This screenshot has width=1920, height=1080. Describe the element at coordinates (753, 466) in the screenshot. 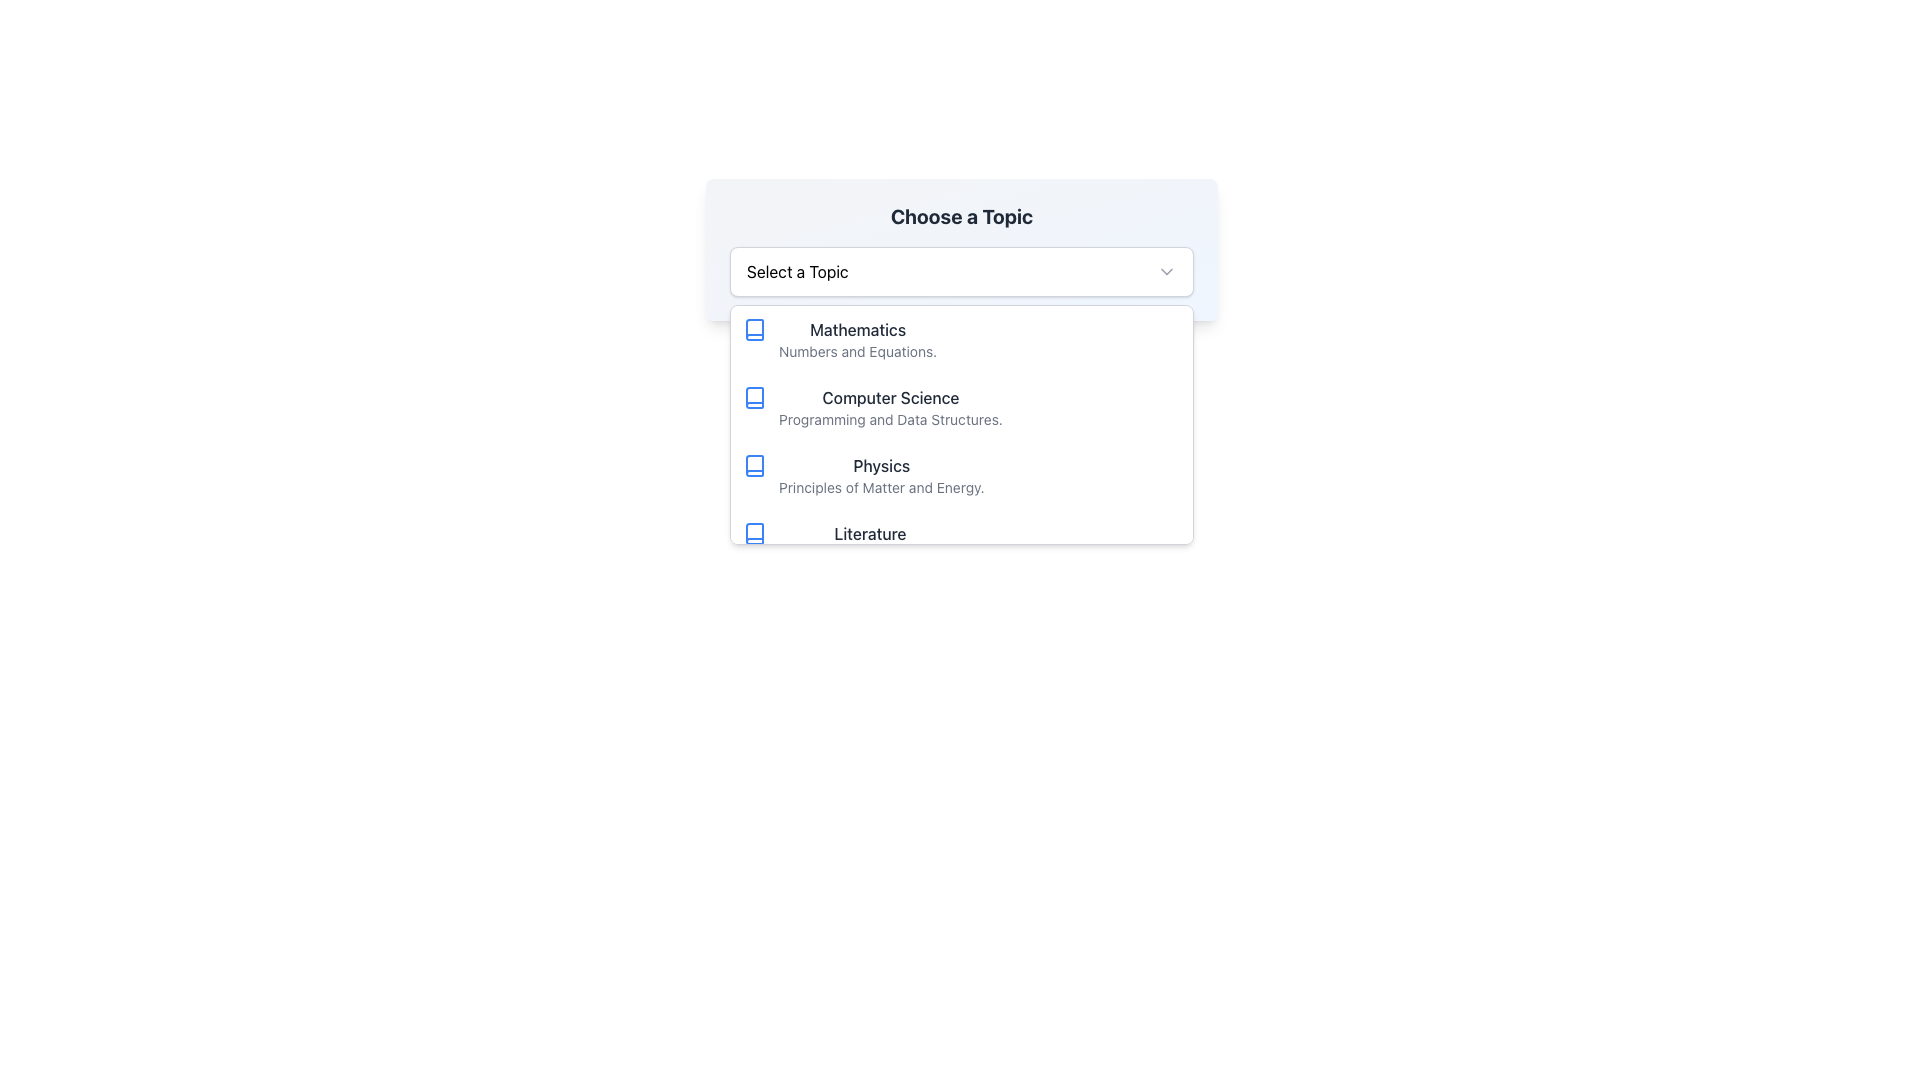

I see `the blue book icon representing the subject 'Physics', which is located to the far left of the text in the interface` at that location.